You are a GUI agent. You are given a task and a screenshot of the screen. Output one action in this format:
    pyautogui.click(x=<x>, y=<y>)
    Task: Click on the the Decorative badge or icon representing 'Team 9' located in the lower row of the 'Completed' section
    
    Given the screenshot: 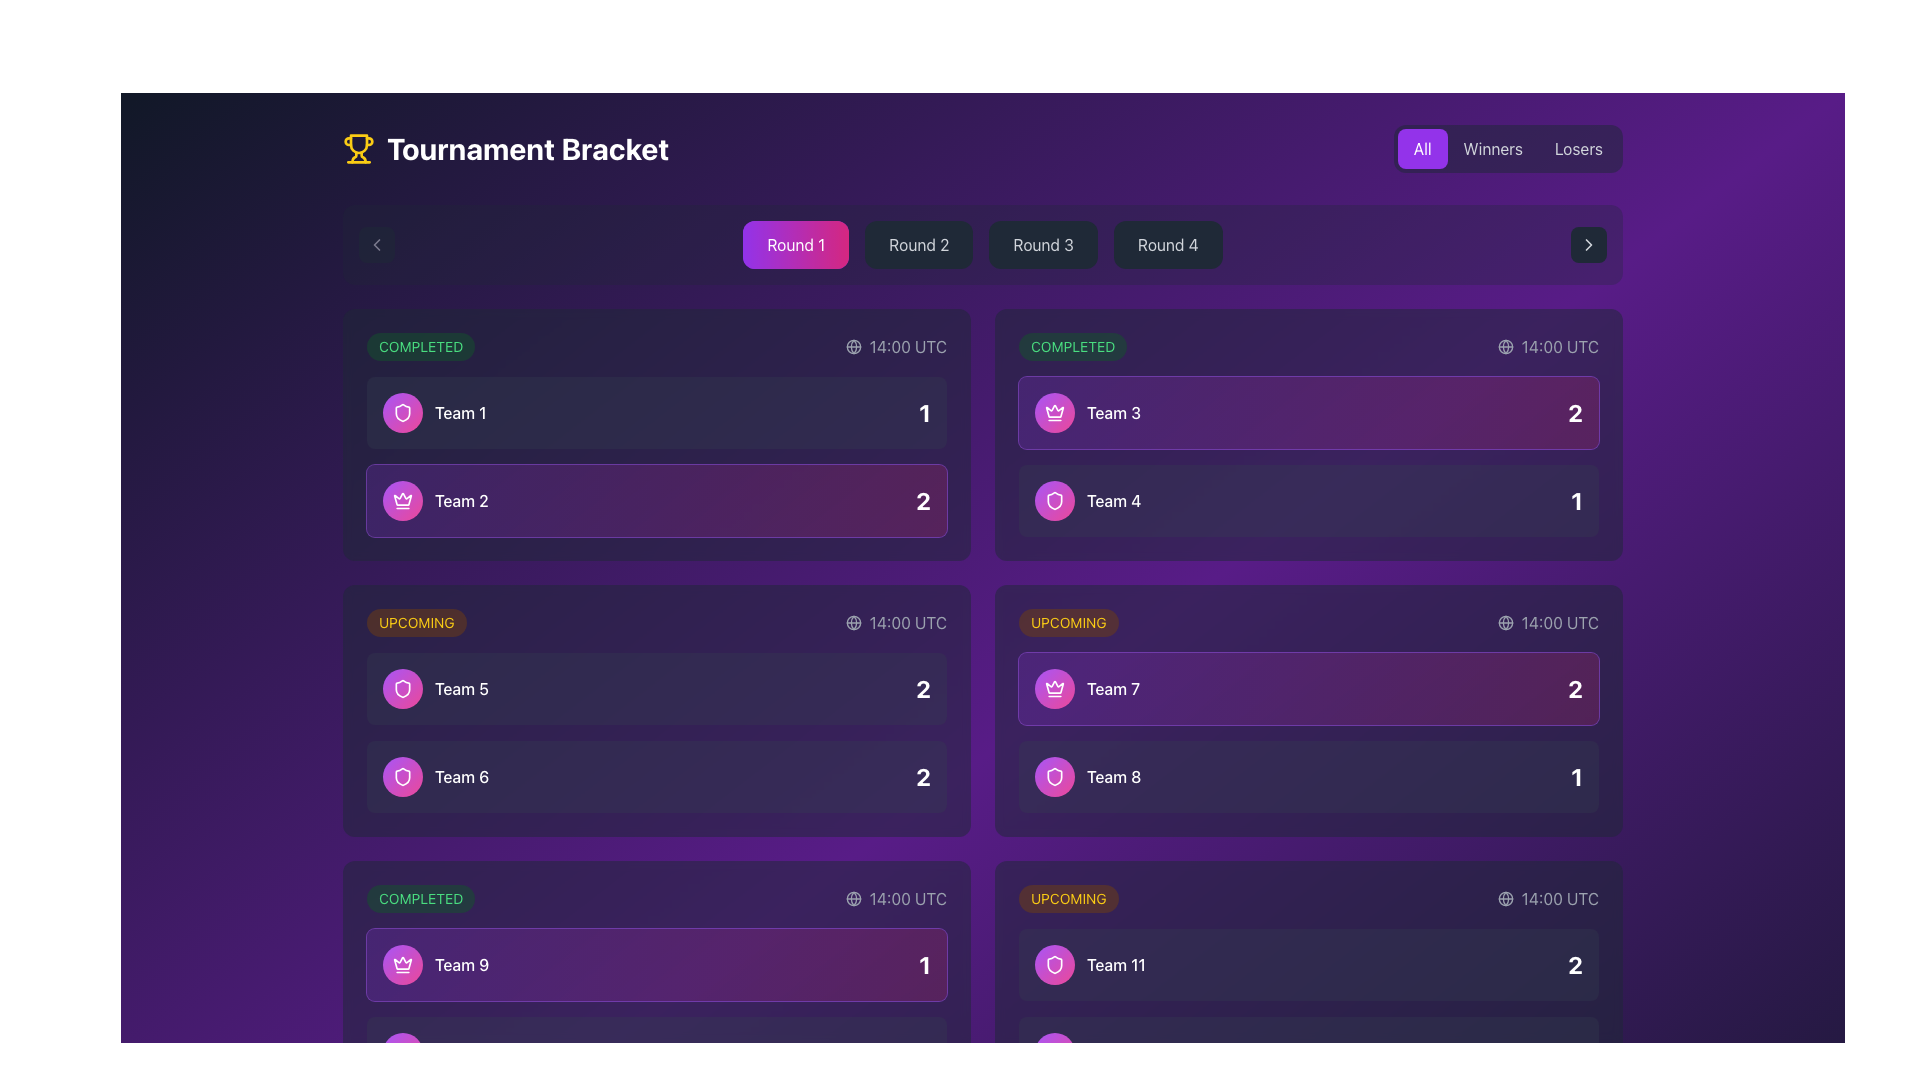 What is the action you would take?
    pyautogui.click(x=402, y=963)
    